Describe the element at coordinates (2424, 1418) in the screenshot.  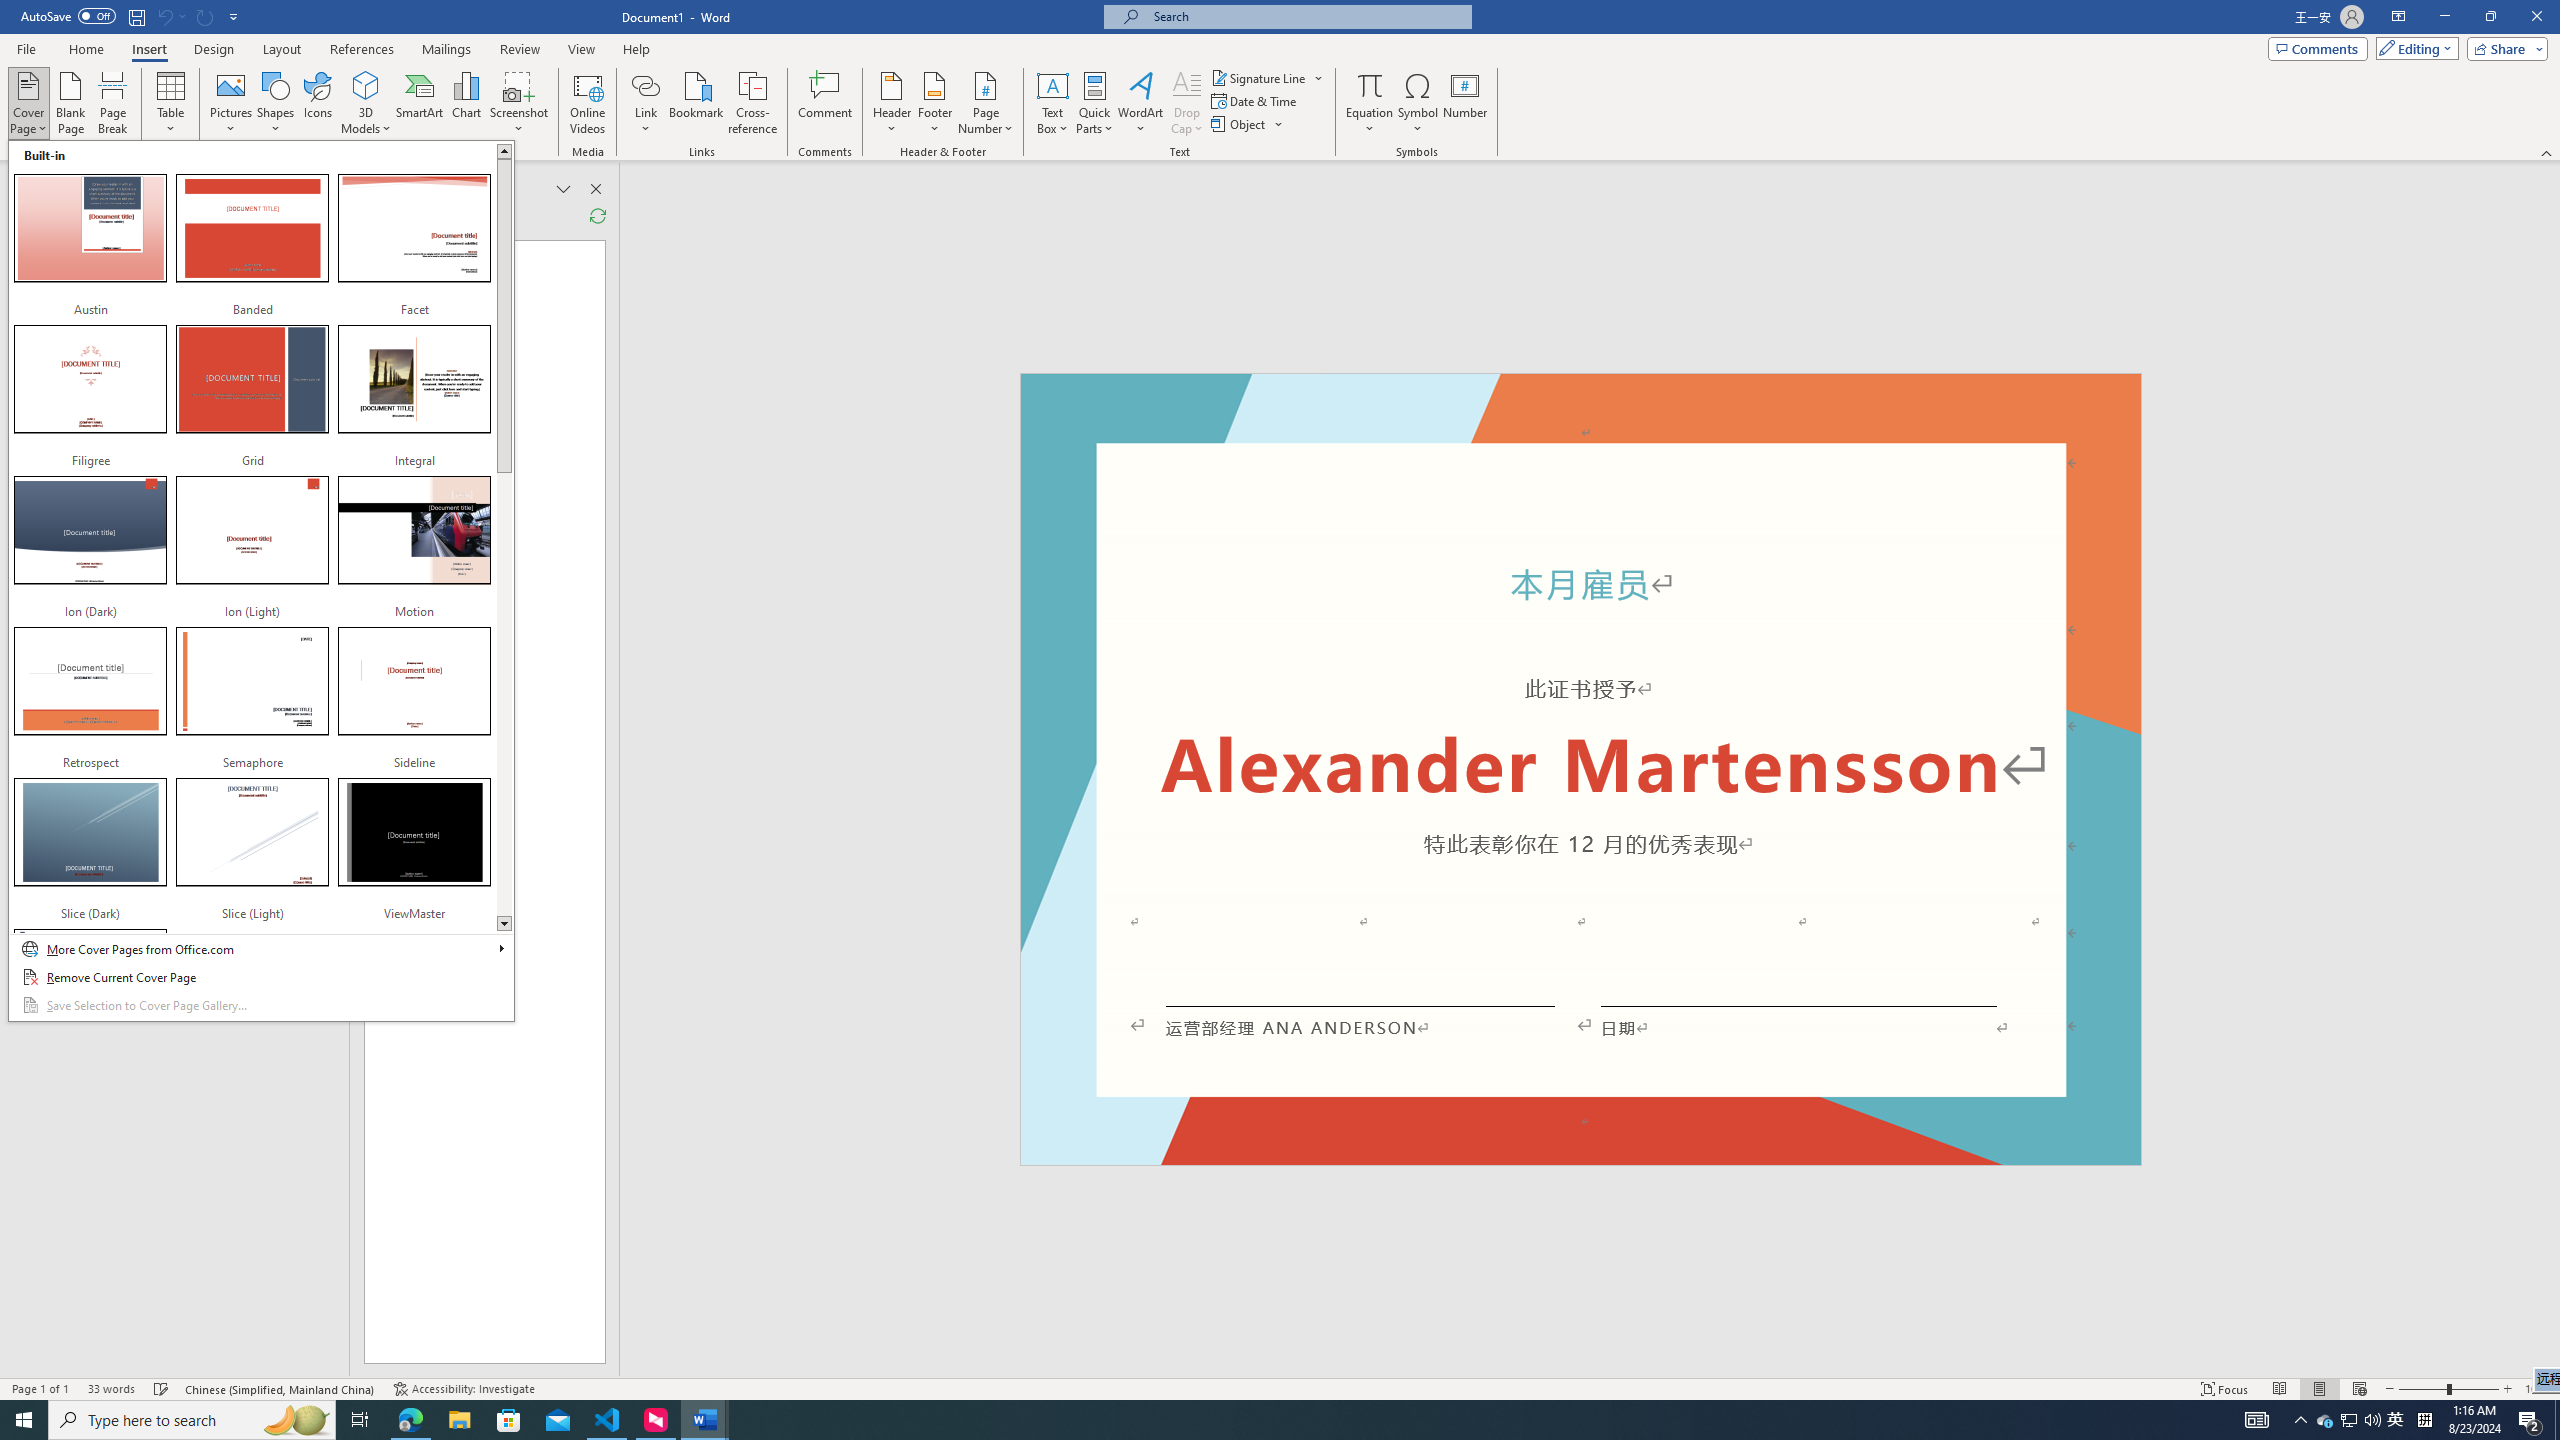
I see `'Tray Input Indicator - Chinese (Simplified, China)'` at that location.